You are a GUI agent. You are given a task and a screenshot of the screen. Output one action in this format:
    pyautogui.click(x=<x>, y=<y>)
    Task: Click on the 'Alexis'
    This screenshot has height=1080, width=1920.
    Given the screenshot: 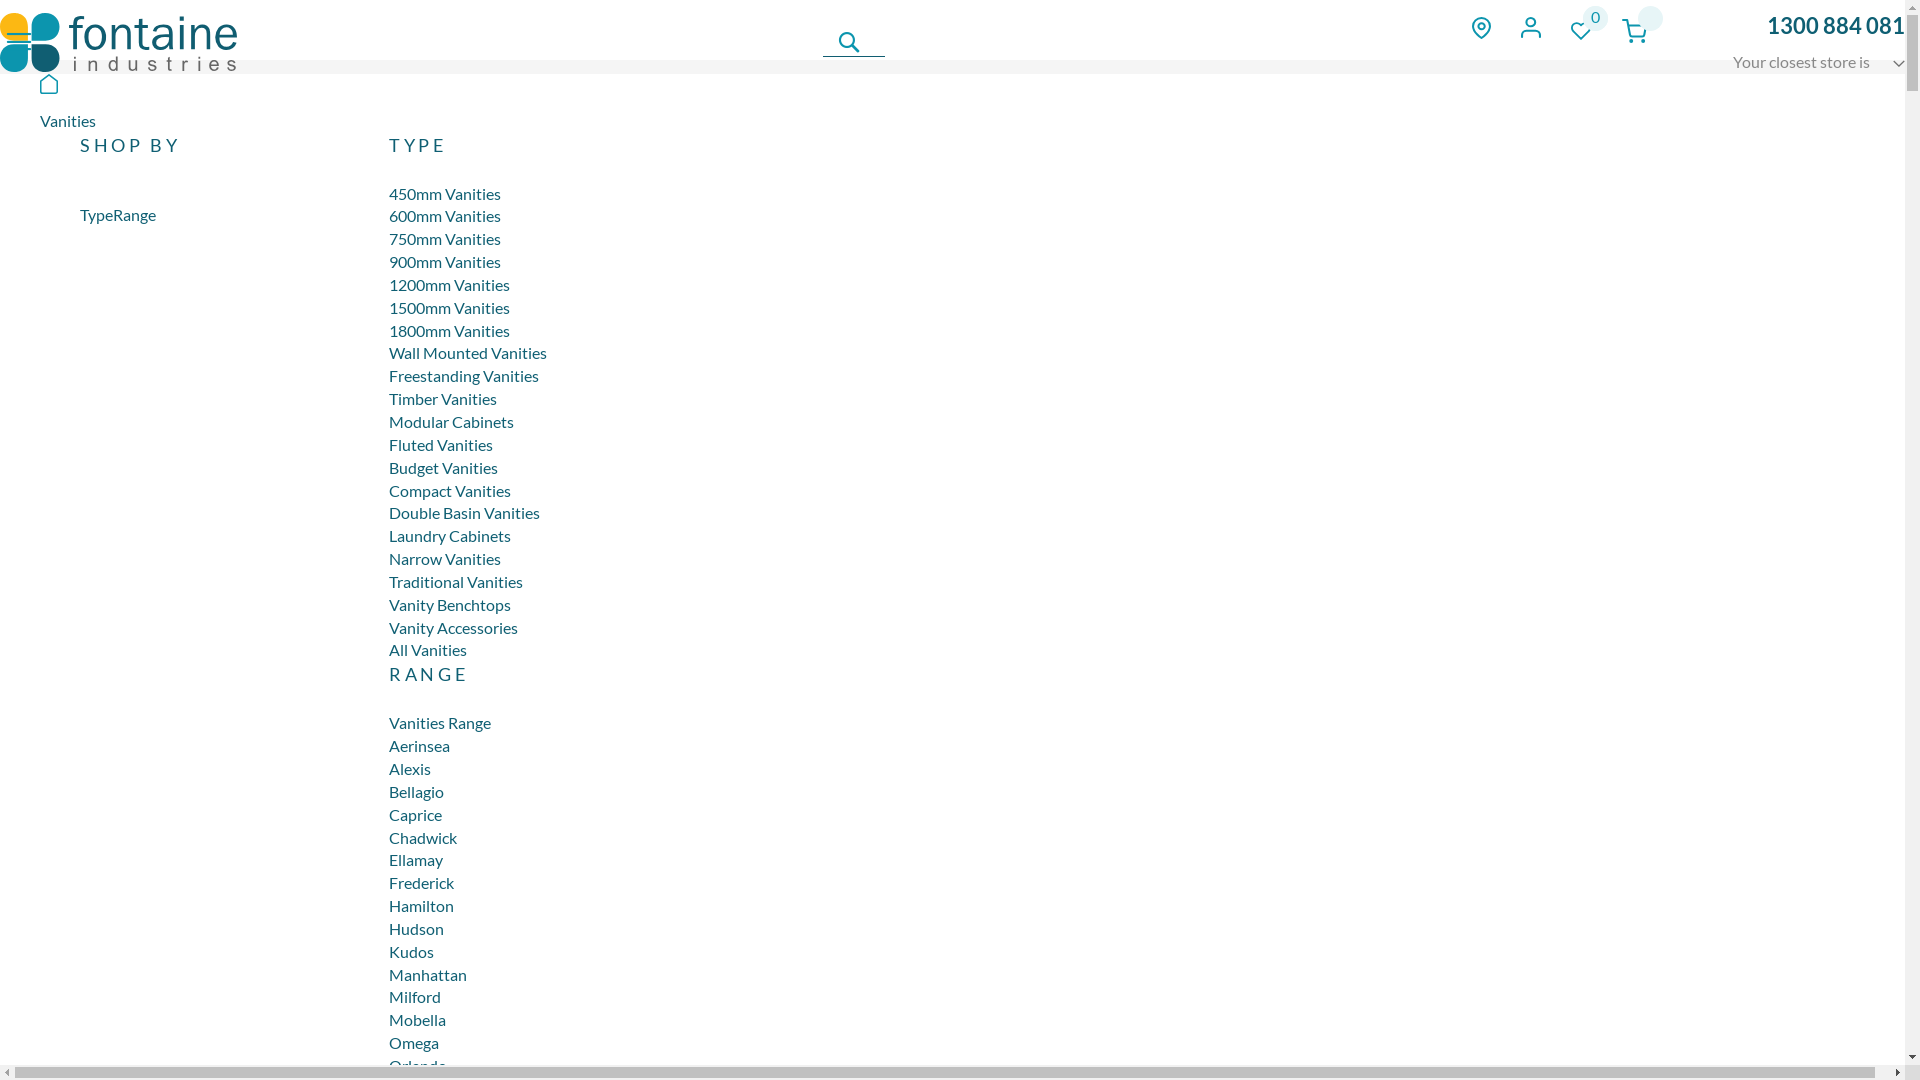 What is the action you would take?
    pyautogui.click(x=408, y=767)
    